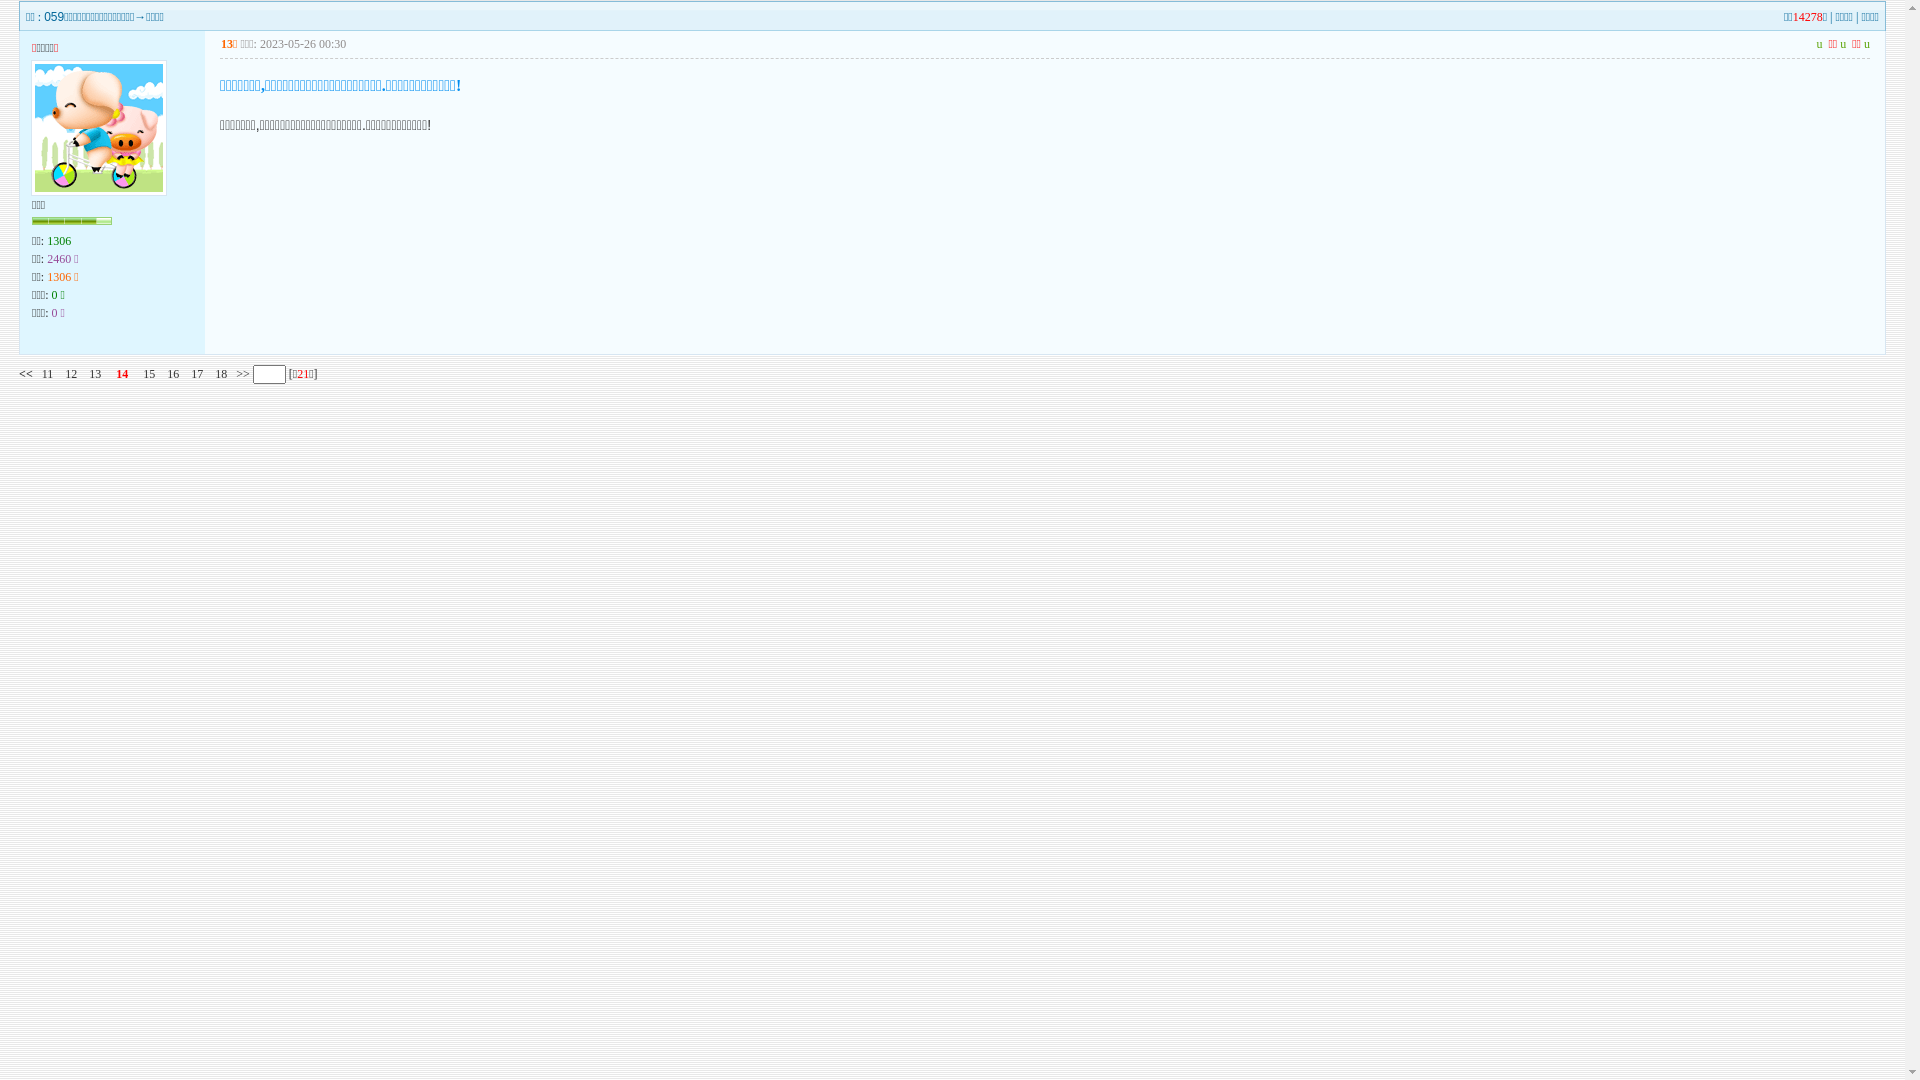 Image resolution: width=1920 pixels, height=1080 pixels. I want to click on '<<', so click(25, 374).